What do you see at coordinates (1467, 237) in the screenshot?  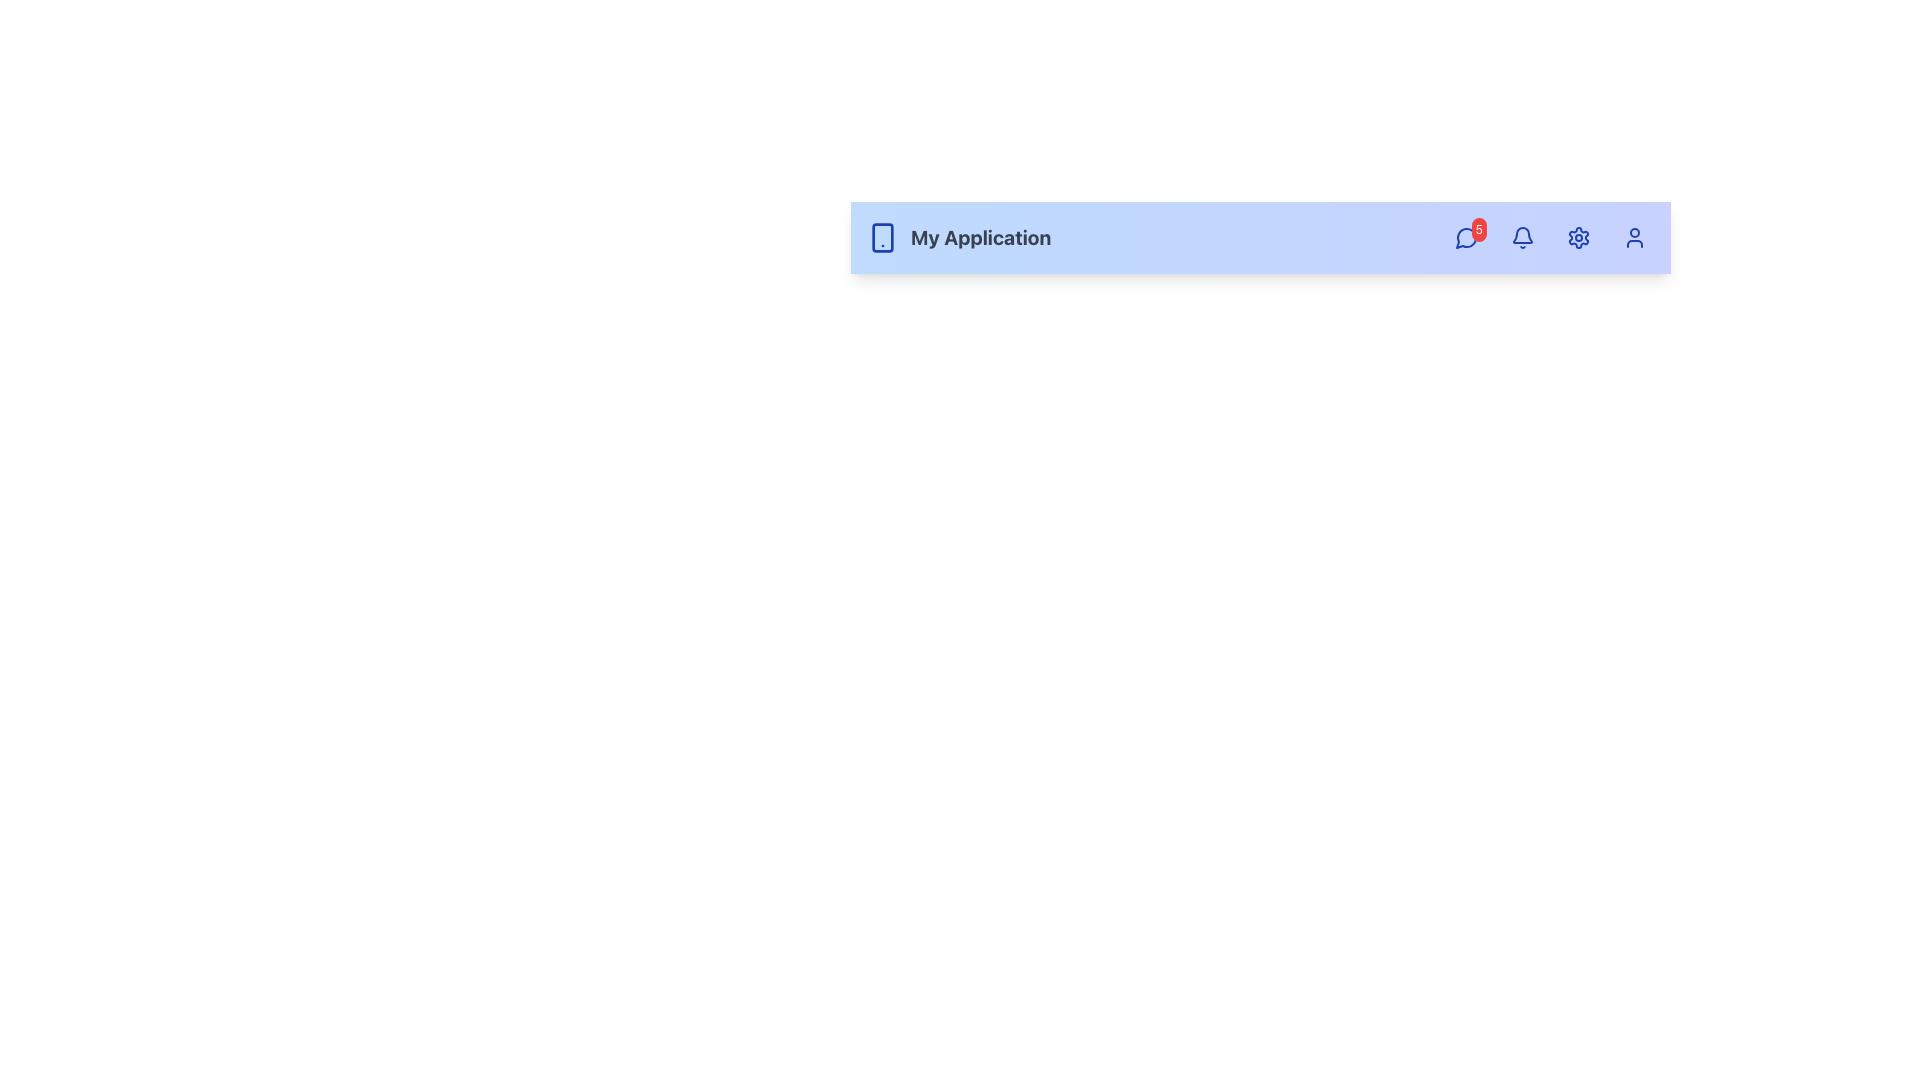 I see `the blue chat bubble icon with a red notification badge displaying '5'` at bounding box center [1467, 237].